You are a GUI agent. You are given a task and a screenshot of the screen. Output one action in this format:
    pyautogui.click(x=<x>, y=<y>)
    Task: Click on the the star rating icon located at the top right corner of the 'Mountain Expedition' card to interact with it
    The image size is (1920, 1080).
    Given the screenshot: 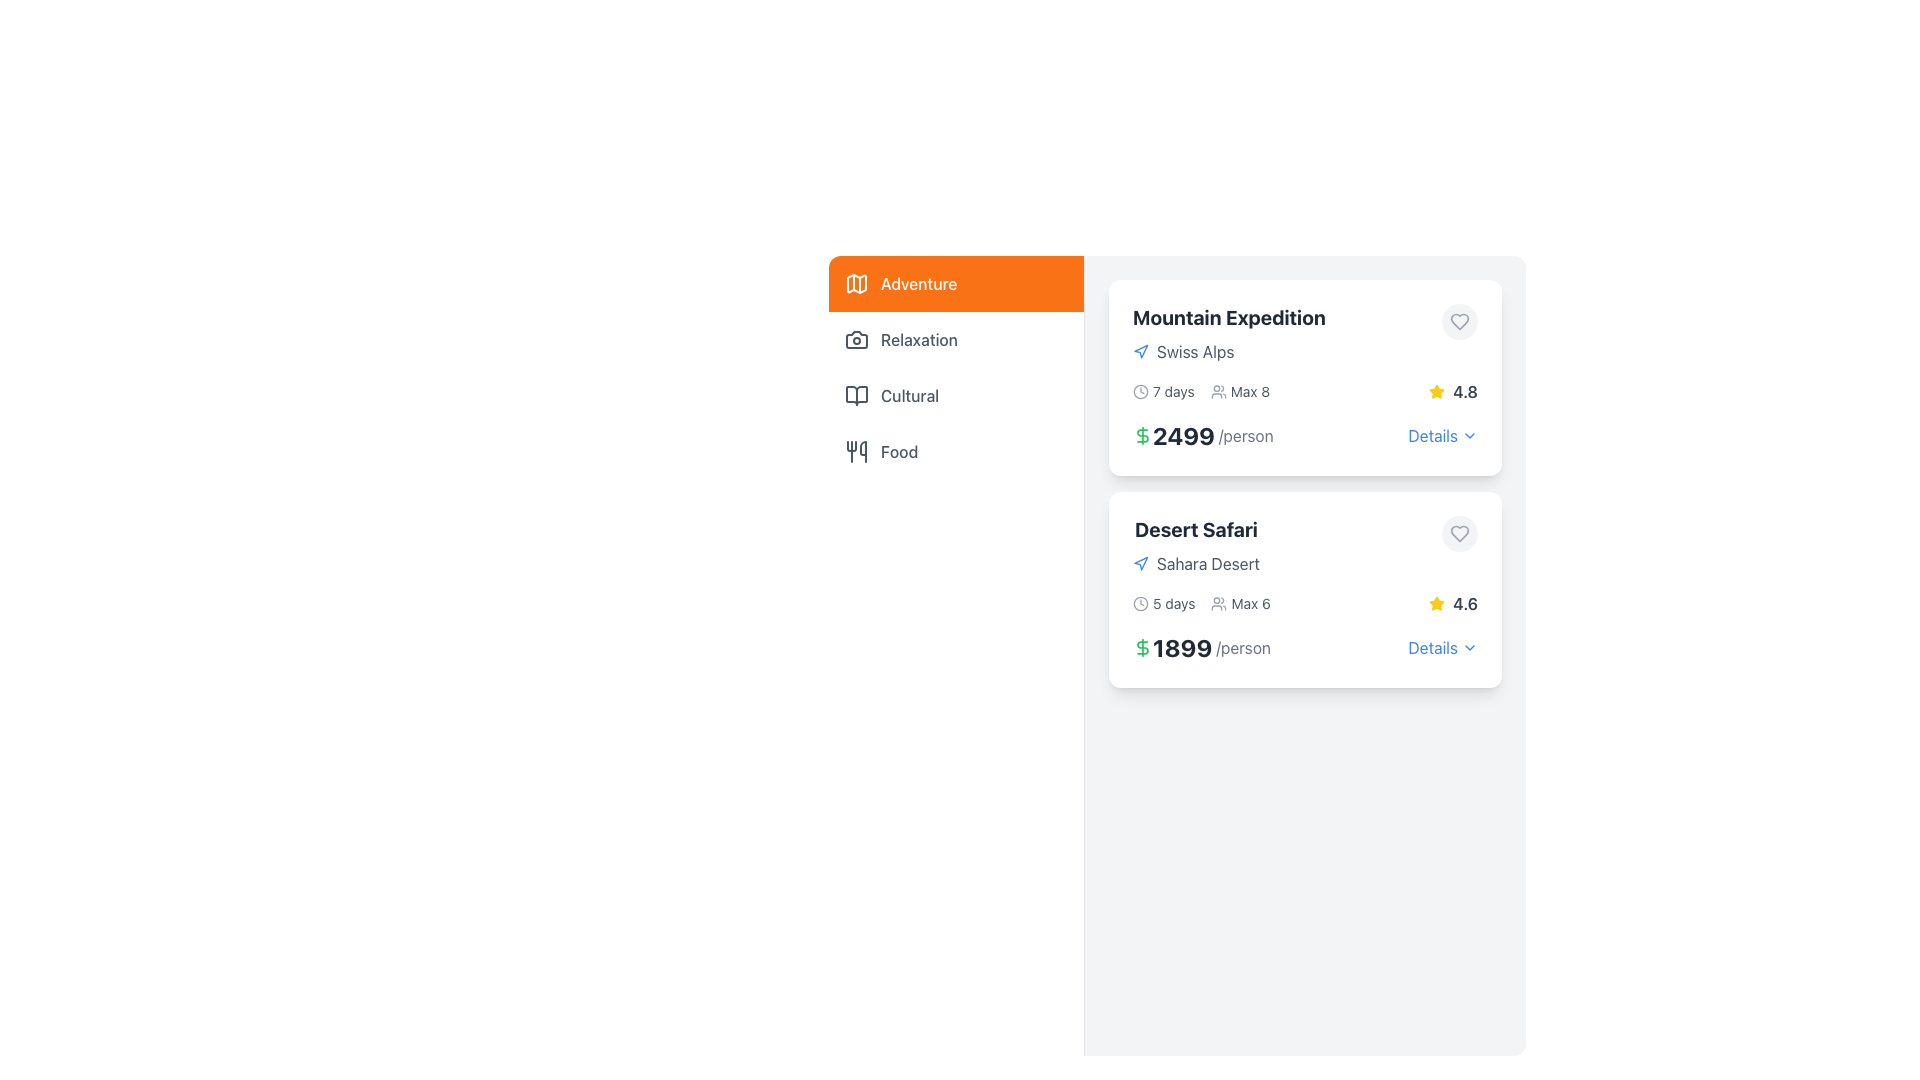 What is the action you would take?
    pyautogui.click(x=1436, y=392)
    